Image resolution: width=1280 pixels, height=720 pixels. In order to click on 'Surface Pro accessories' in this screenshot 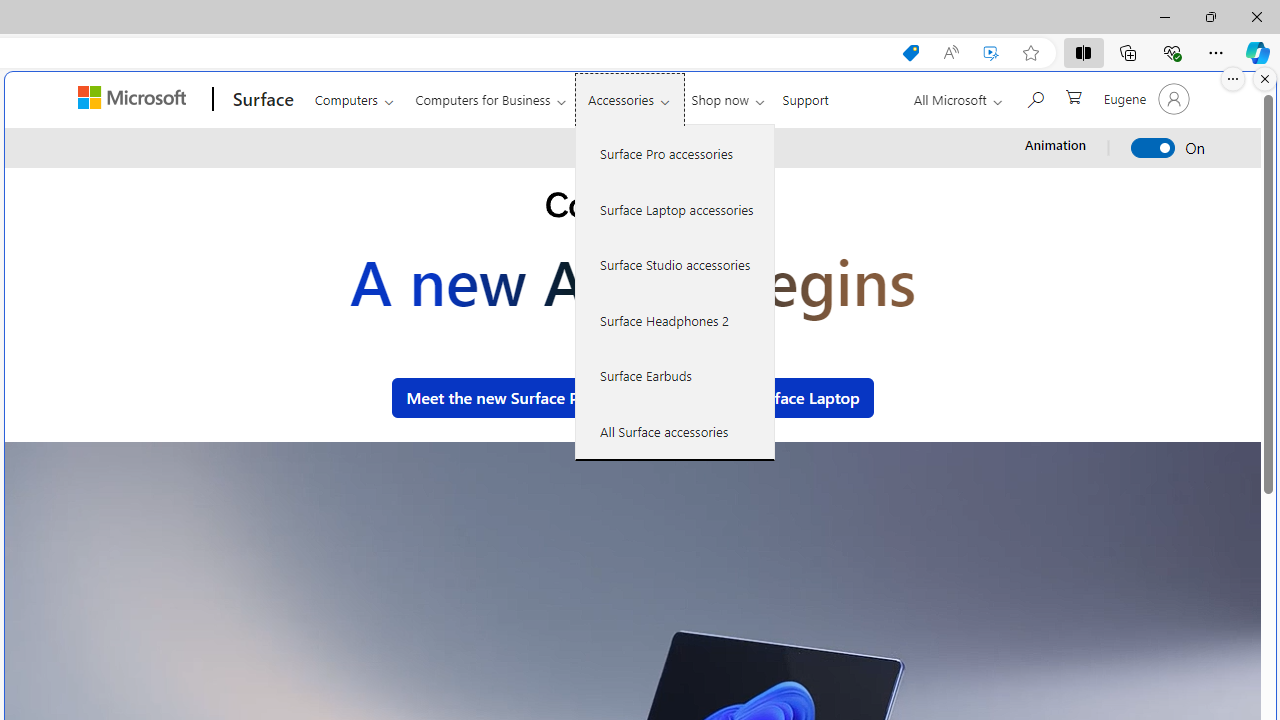, I will do `click(675, 153)`.